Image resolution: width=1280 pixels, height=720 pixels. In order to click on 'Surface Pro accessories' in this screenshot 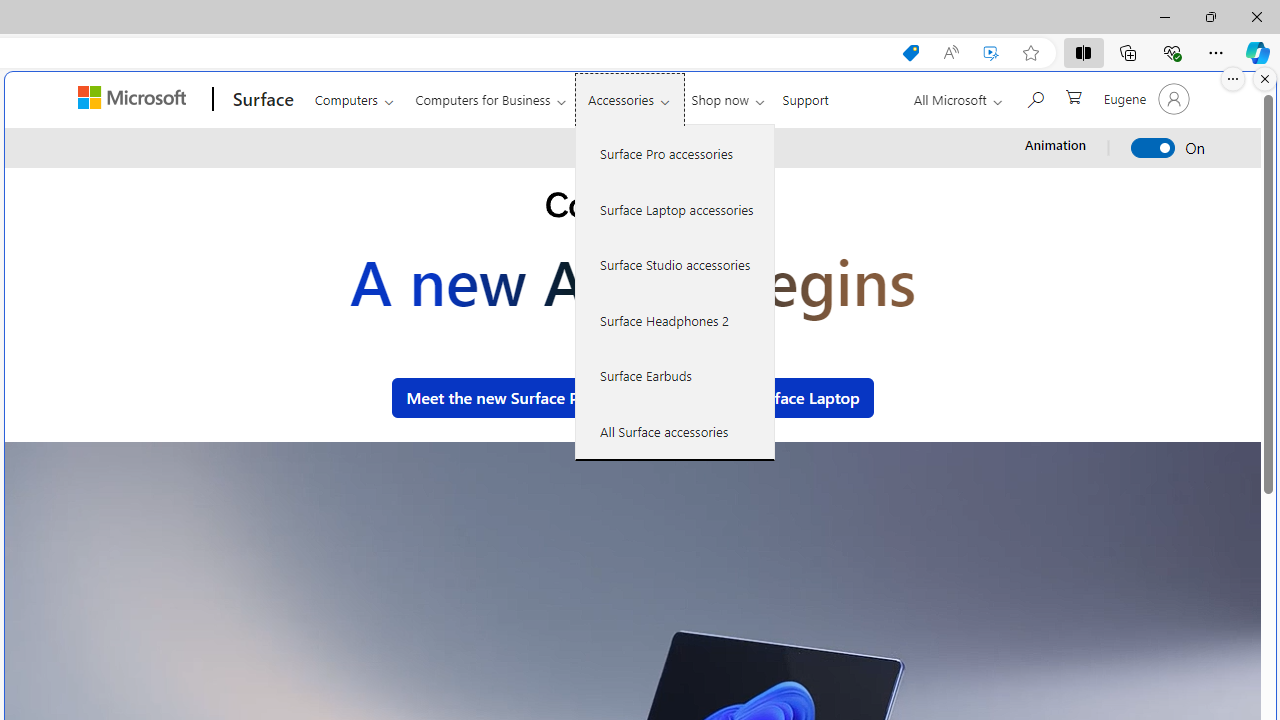, I will do `click(675, 153)`.